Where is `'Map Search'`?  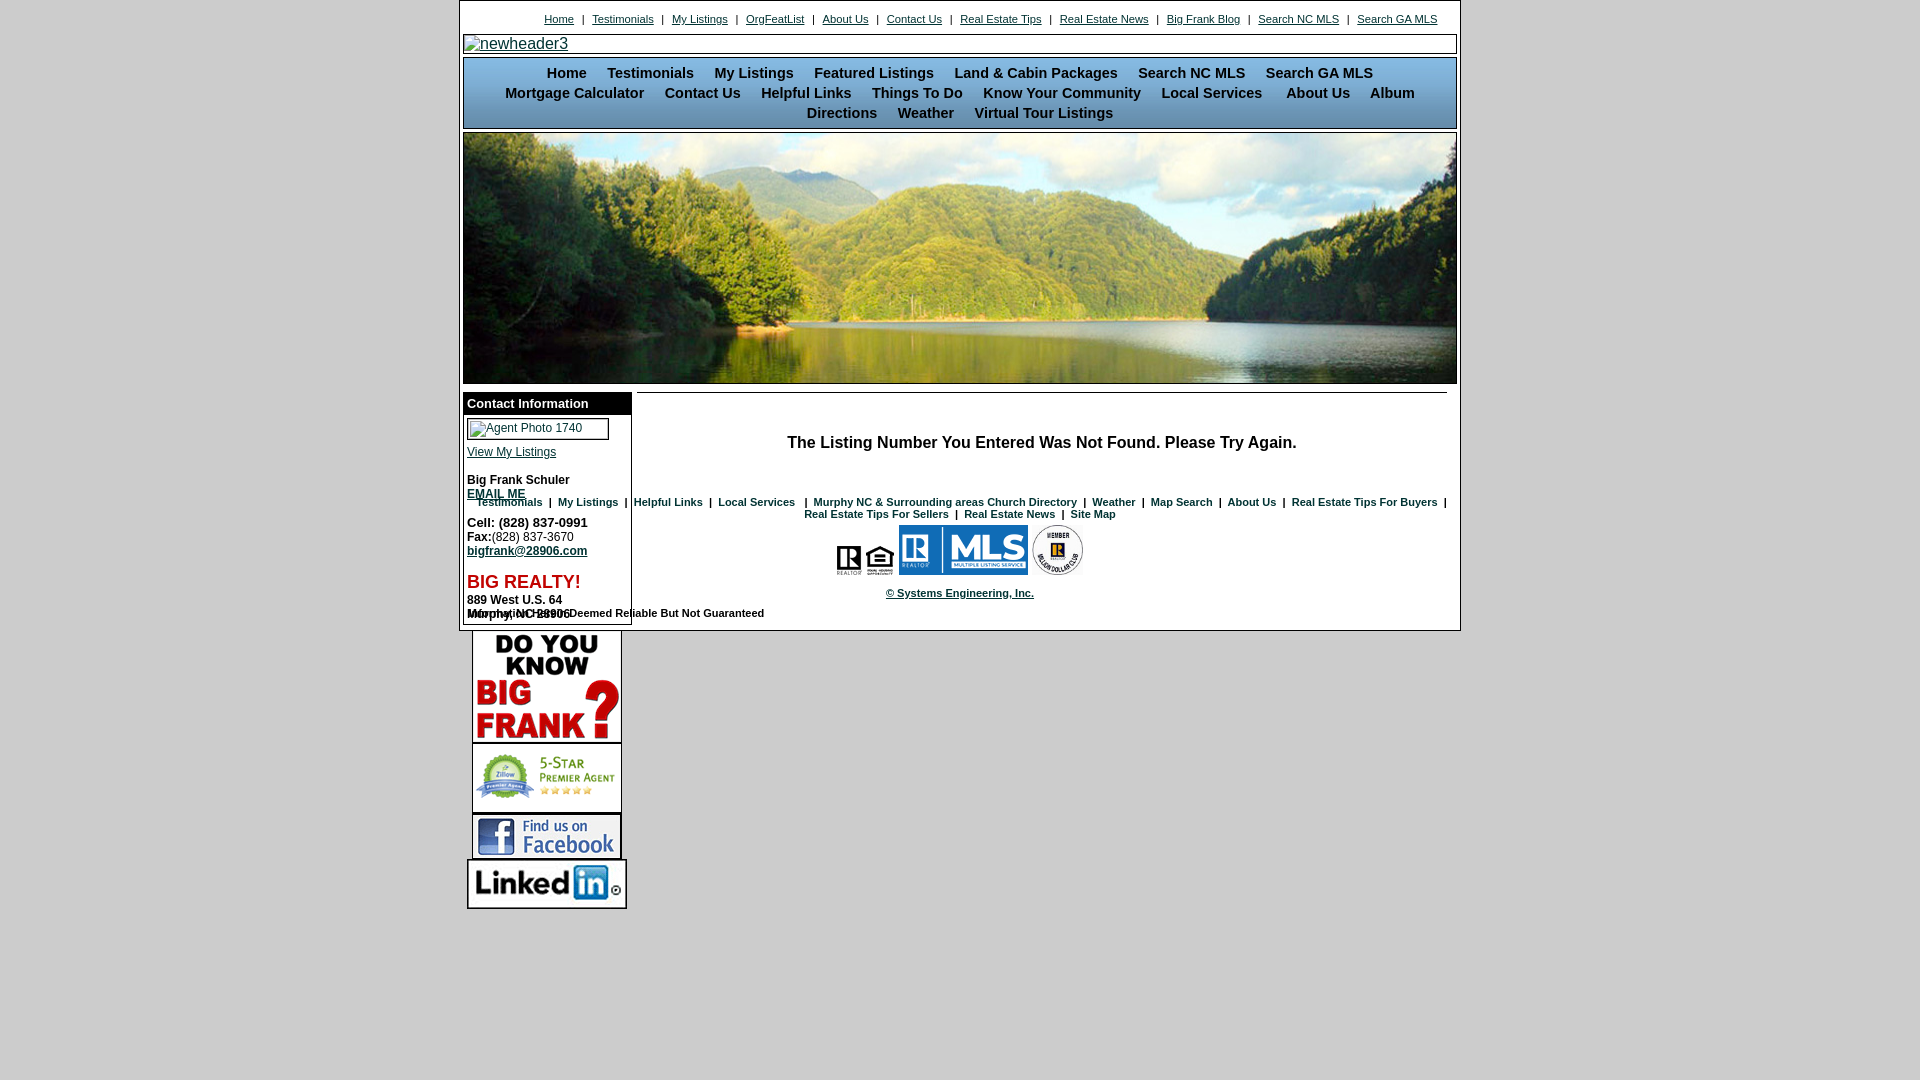 'Map Search' is located at coordinates (1151, 500).